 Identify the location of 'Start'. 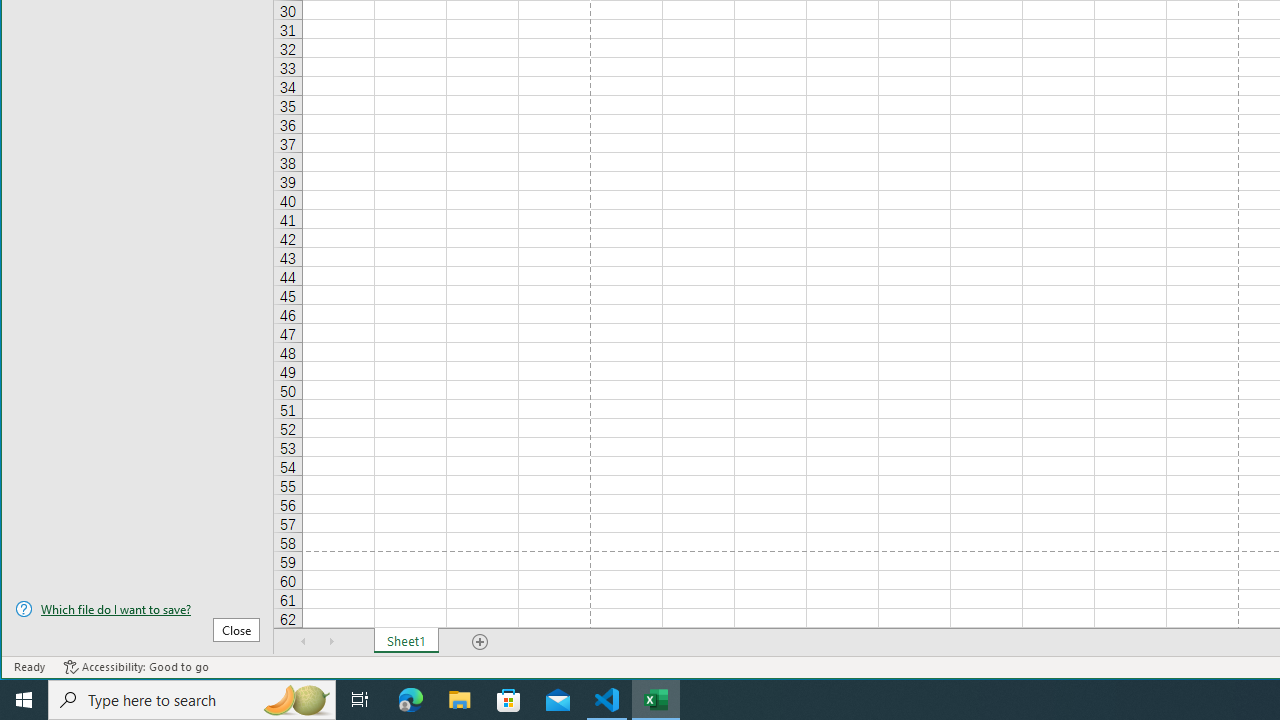
(24, 698).